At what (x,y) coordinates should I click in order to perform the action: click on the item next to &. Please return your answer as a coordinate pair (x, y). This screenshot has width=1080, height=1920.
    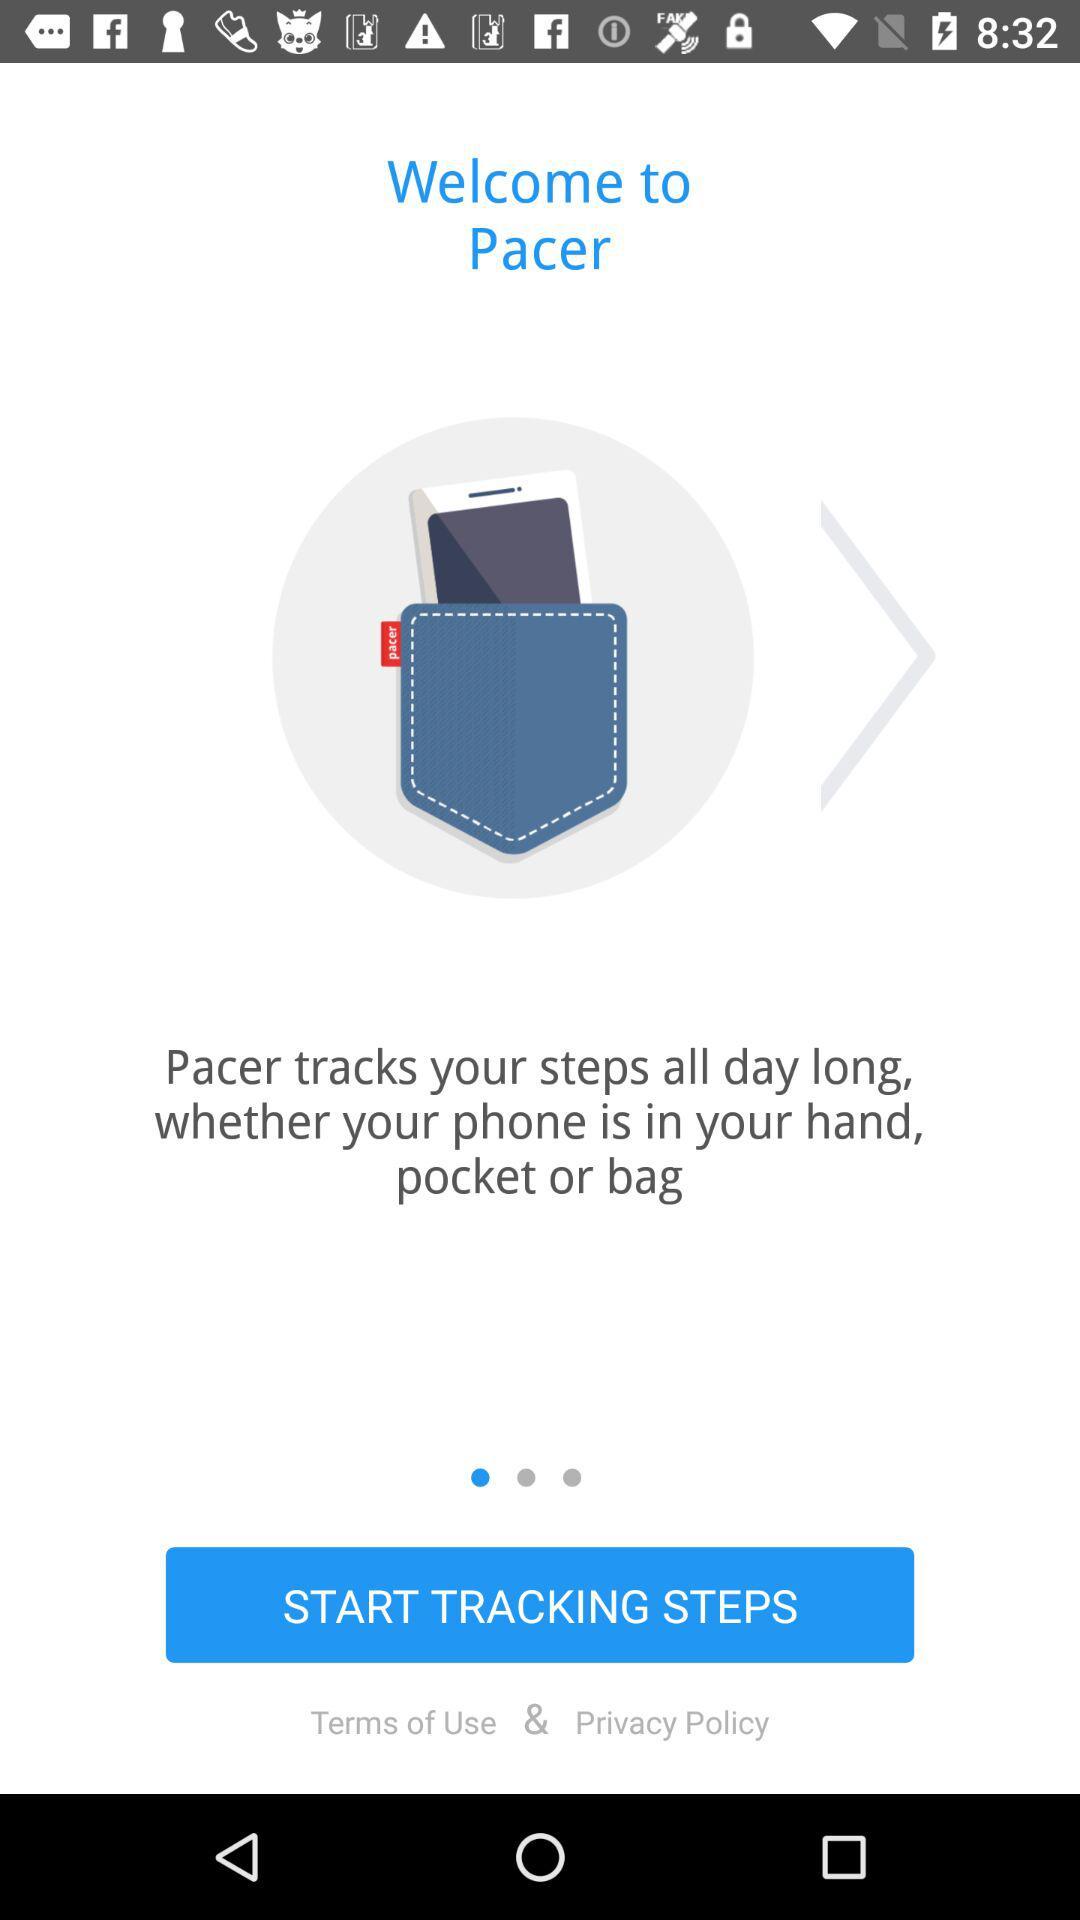
    Looking at the image, I should click on (403, 1720).